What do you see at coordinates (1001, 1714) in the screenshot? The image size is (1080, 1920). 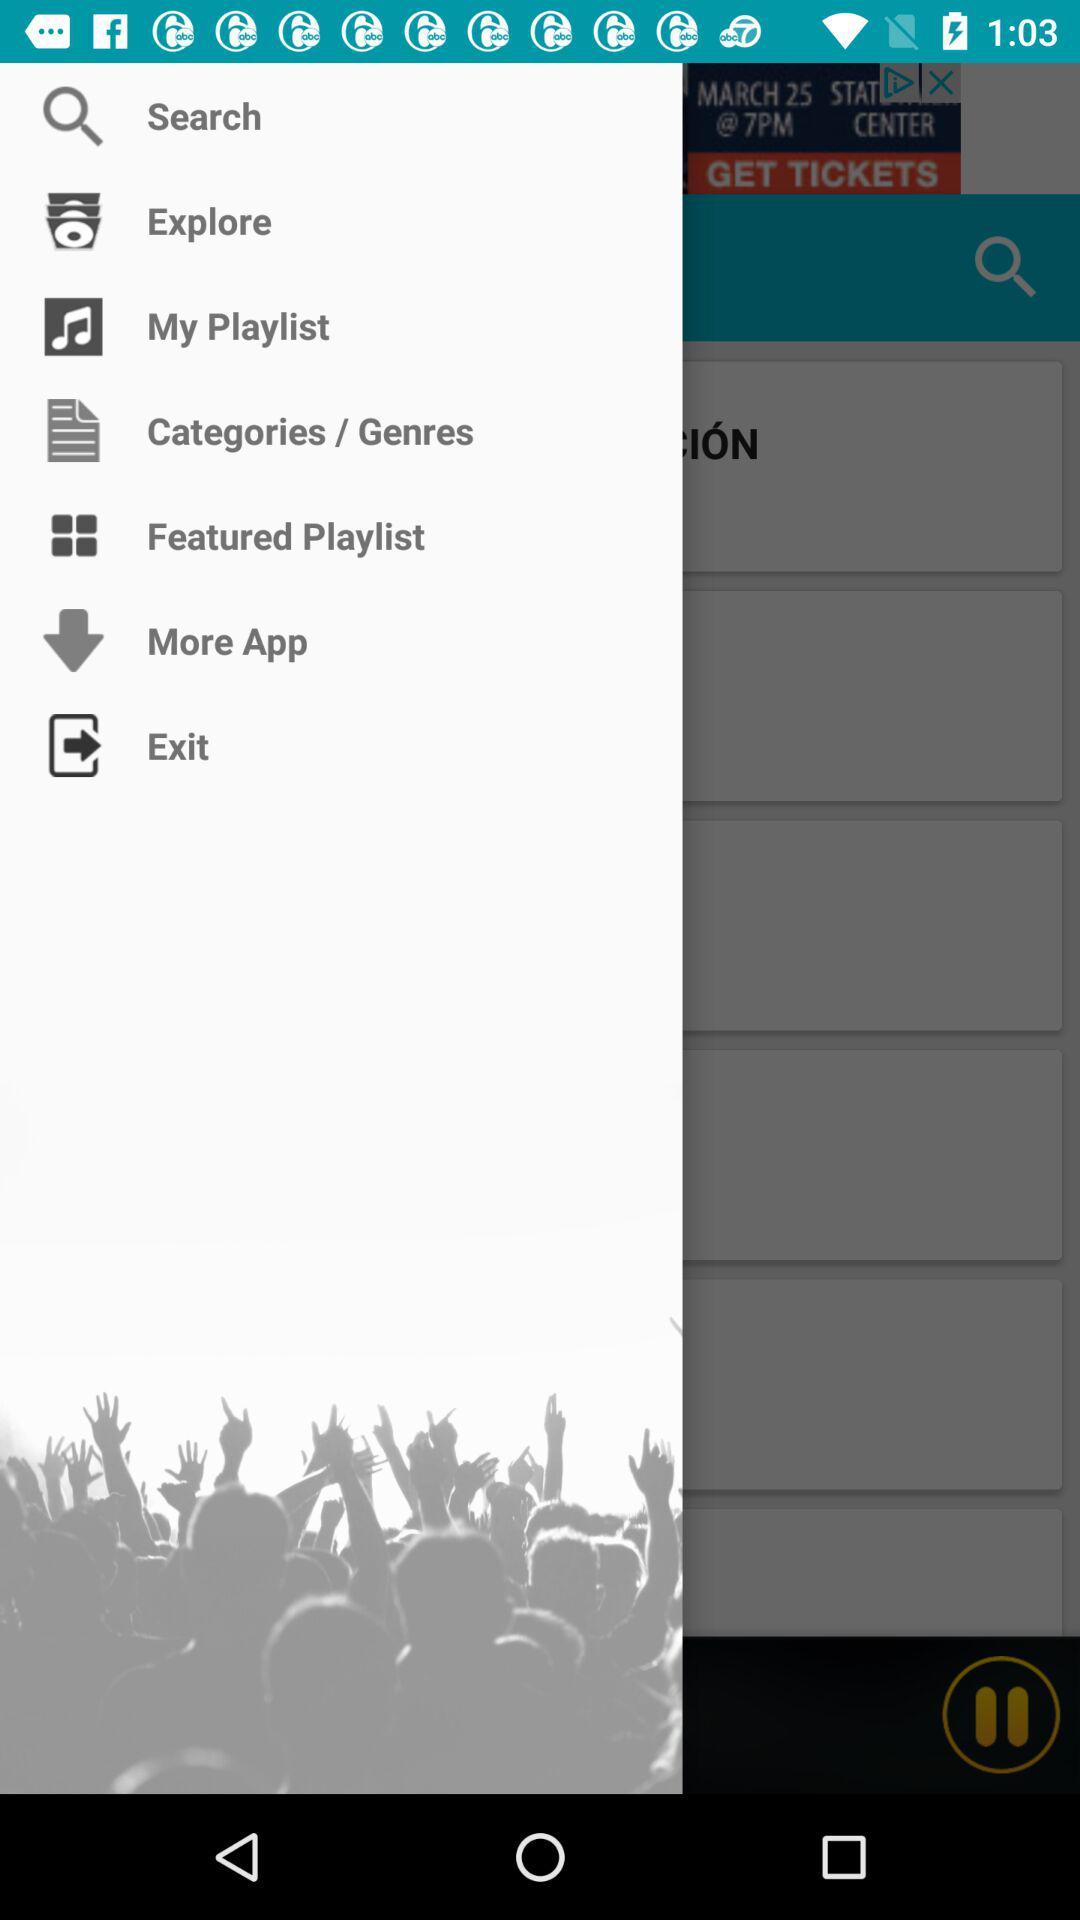 I see `the pause icon` at bounding box center [1001, 1714].